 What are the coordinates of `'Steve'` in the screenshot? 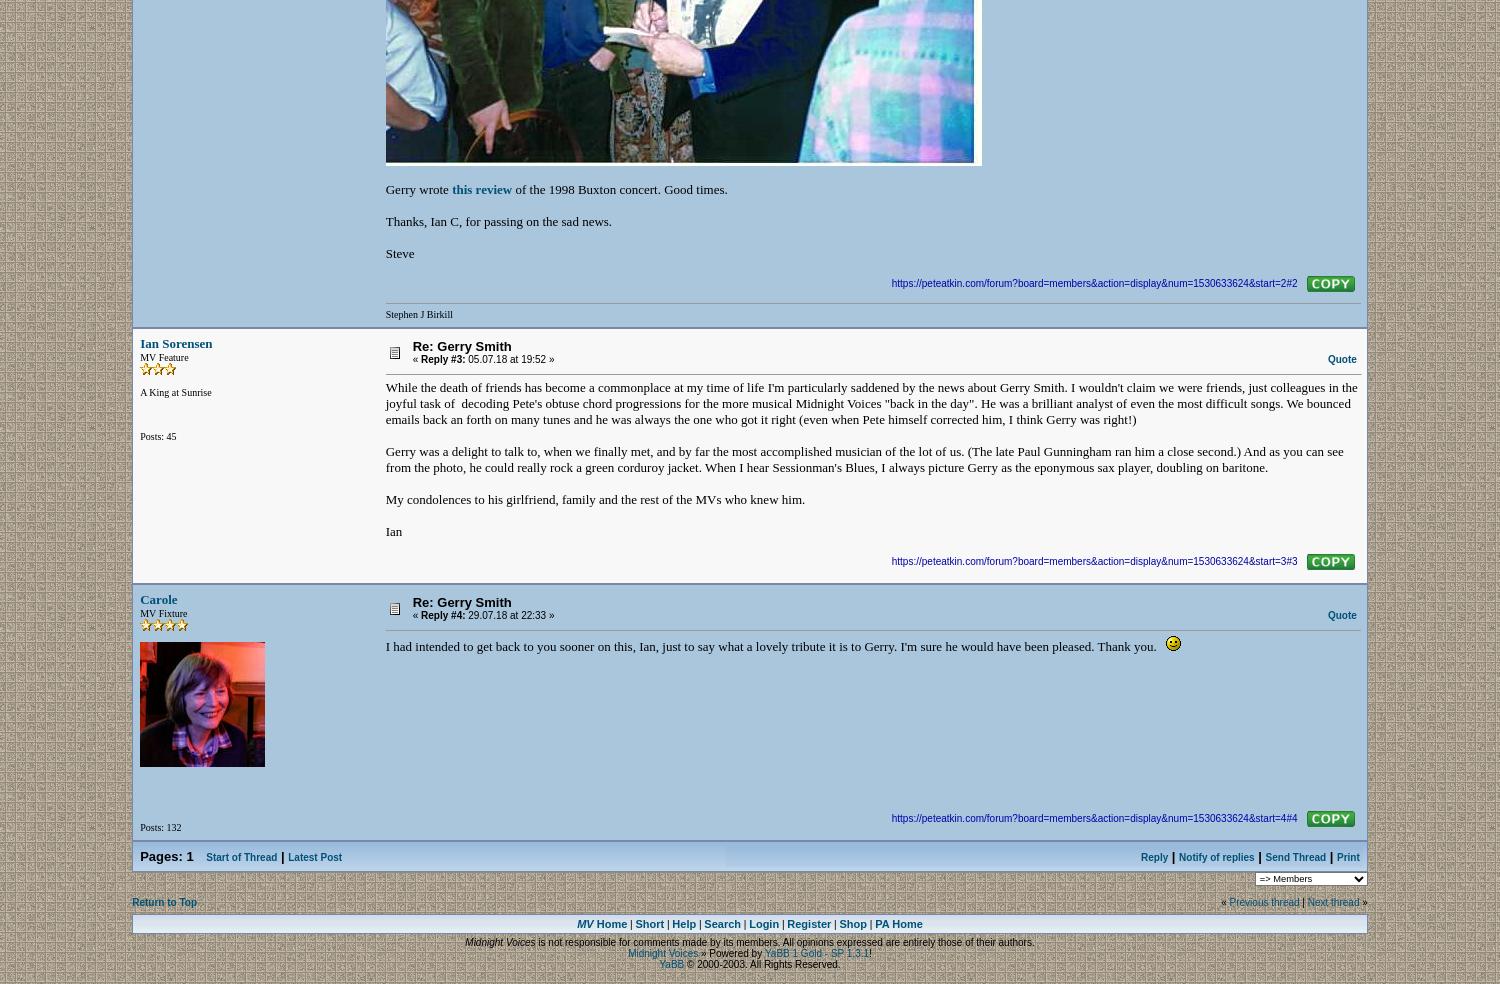 It's located at (399, 252).